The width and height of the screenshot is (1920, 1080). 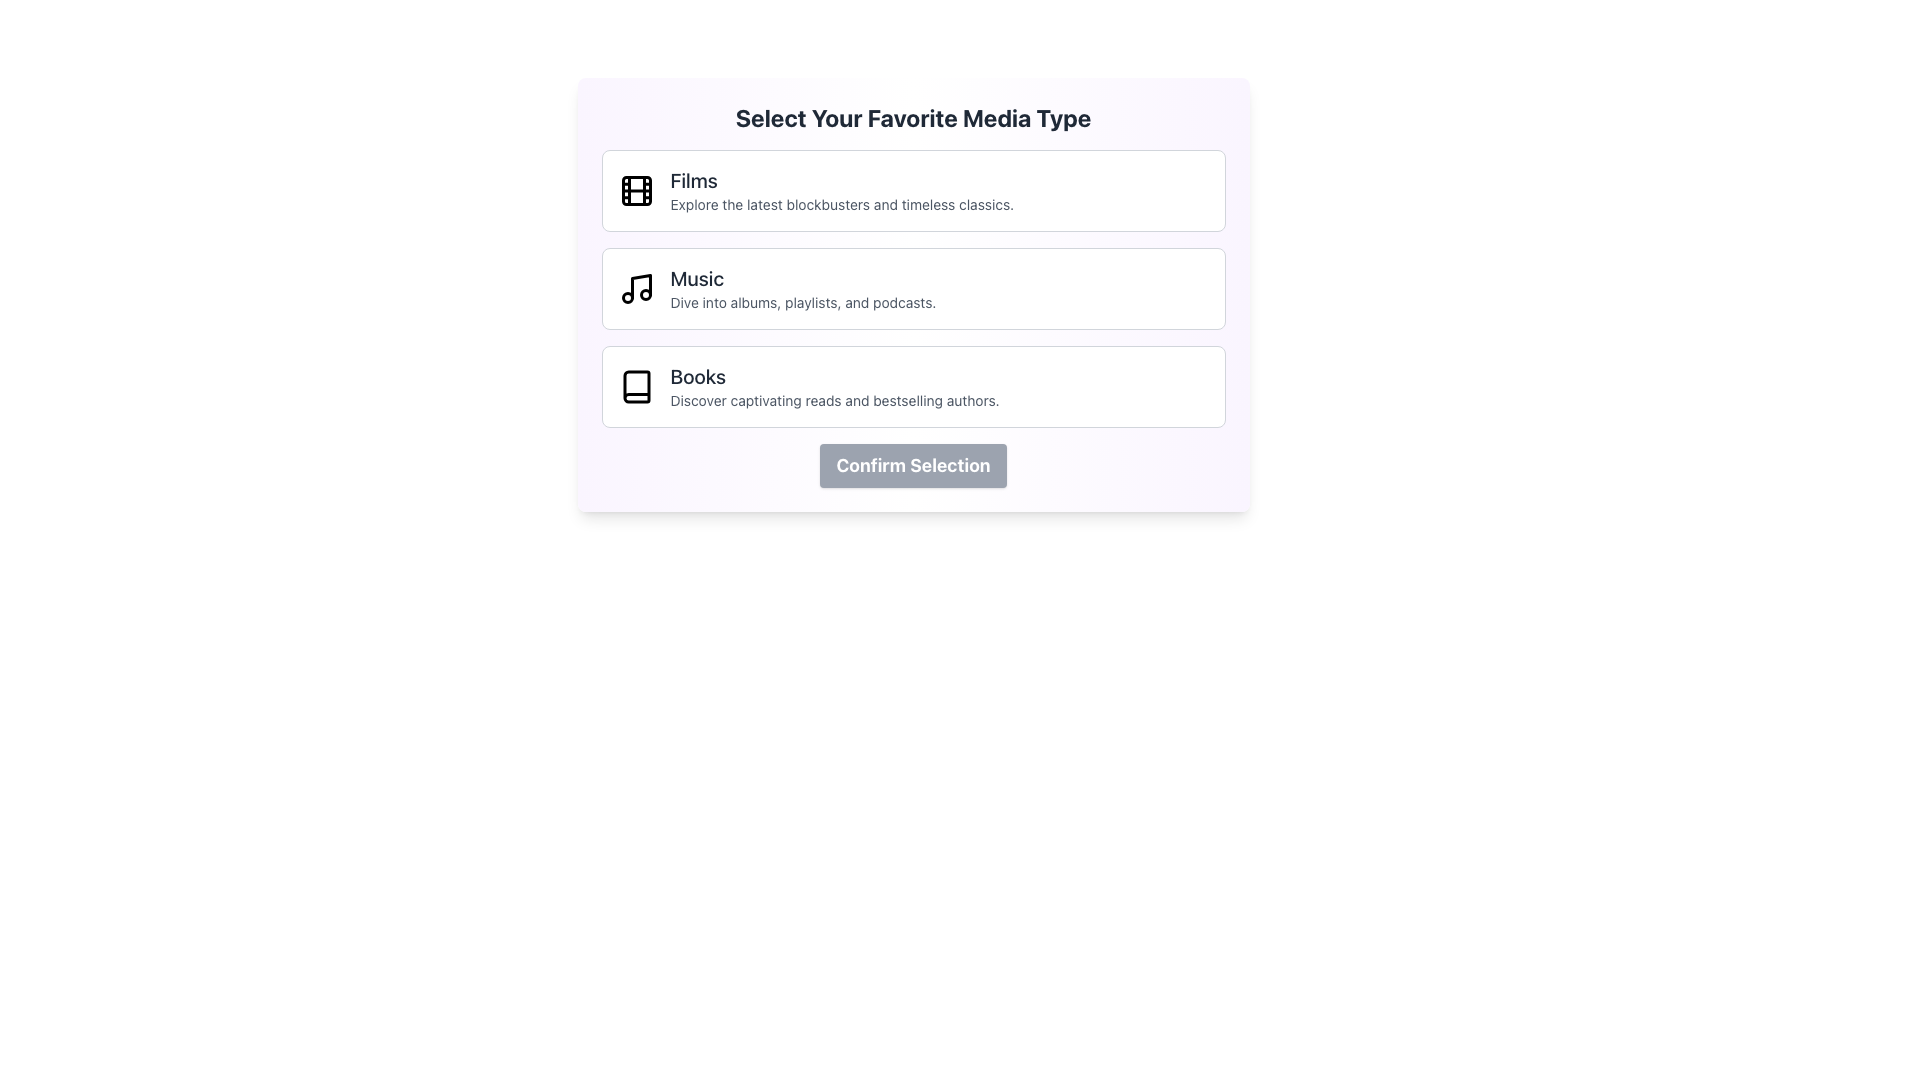 I want to click on the second interactive card in the list of media types located below the title 'Select Your Favorite Media Type', so click(x=912, y=289).